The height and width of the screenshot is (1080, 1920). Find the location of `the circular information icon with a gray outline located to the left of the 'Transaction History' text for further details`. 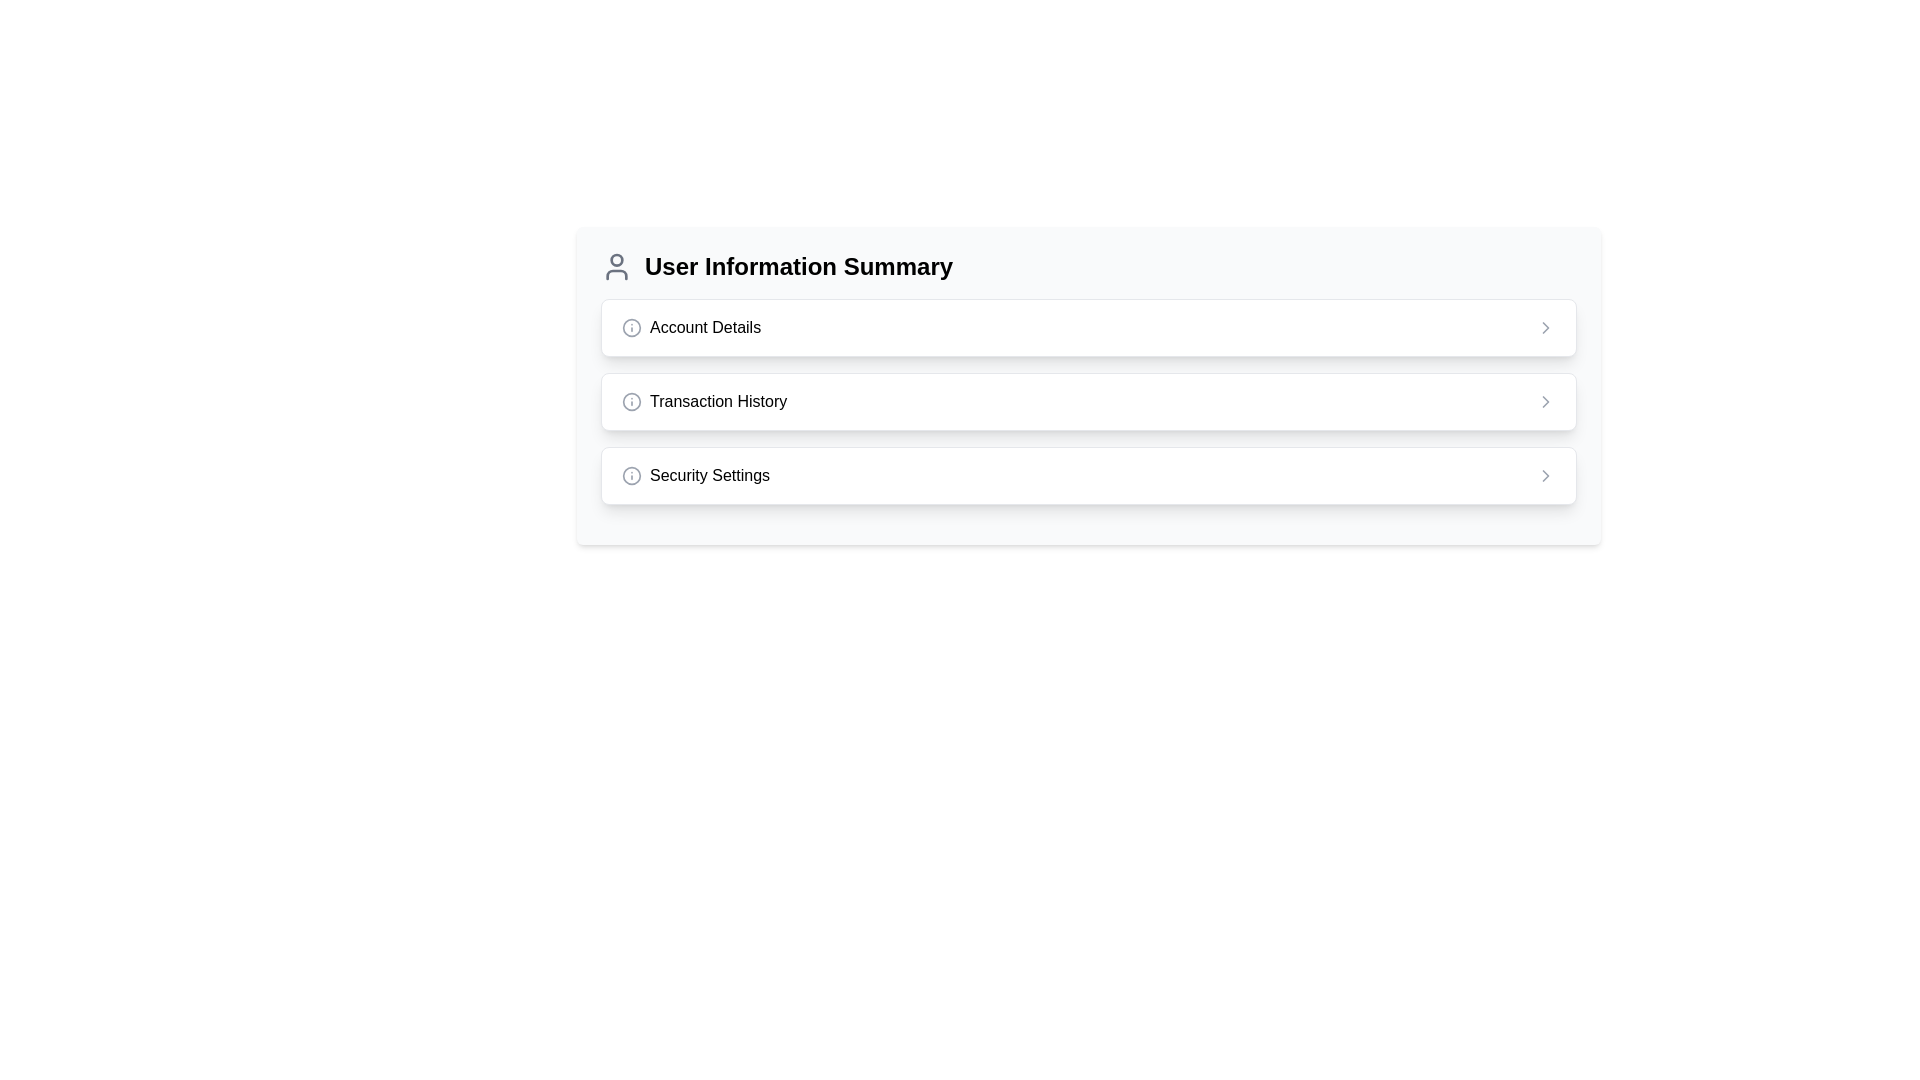

the circular information icon with a gray outline located to the left of the 'Transaction History' text for further details is located at coordinates (631, 401).